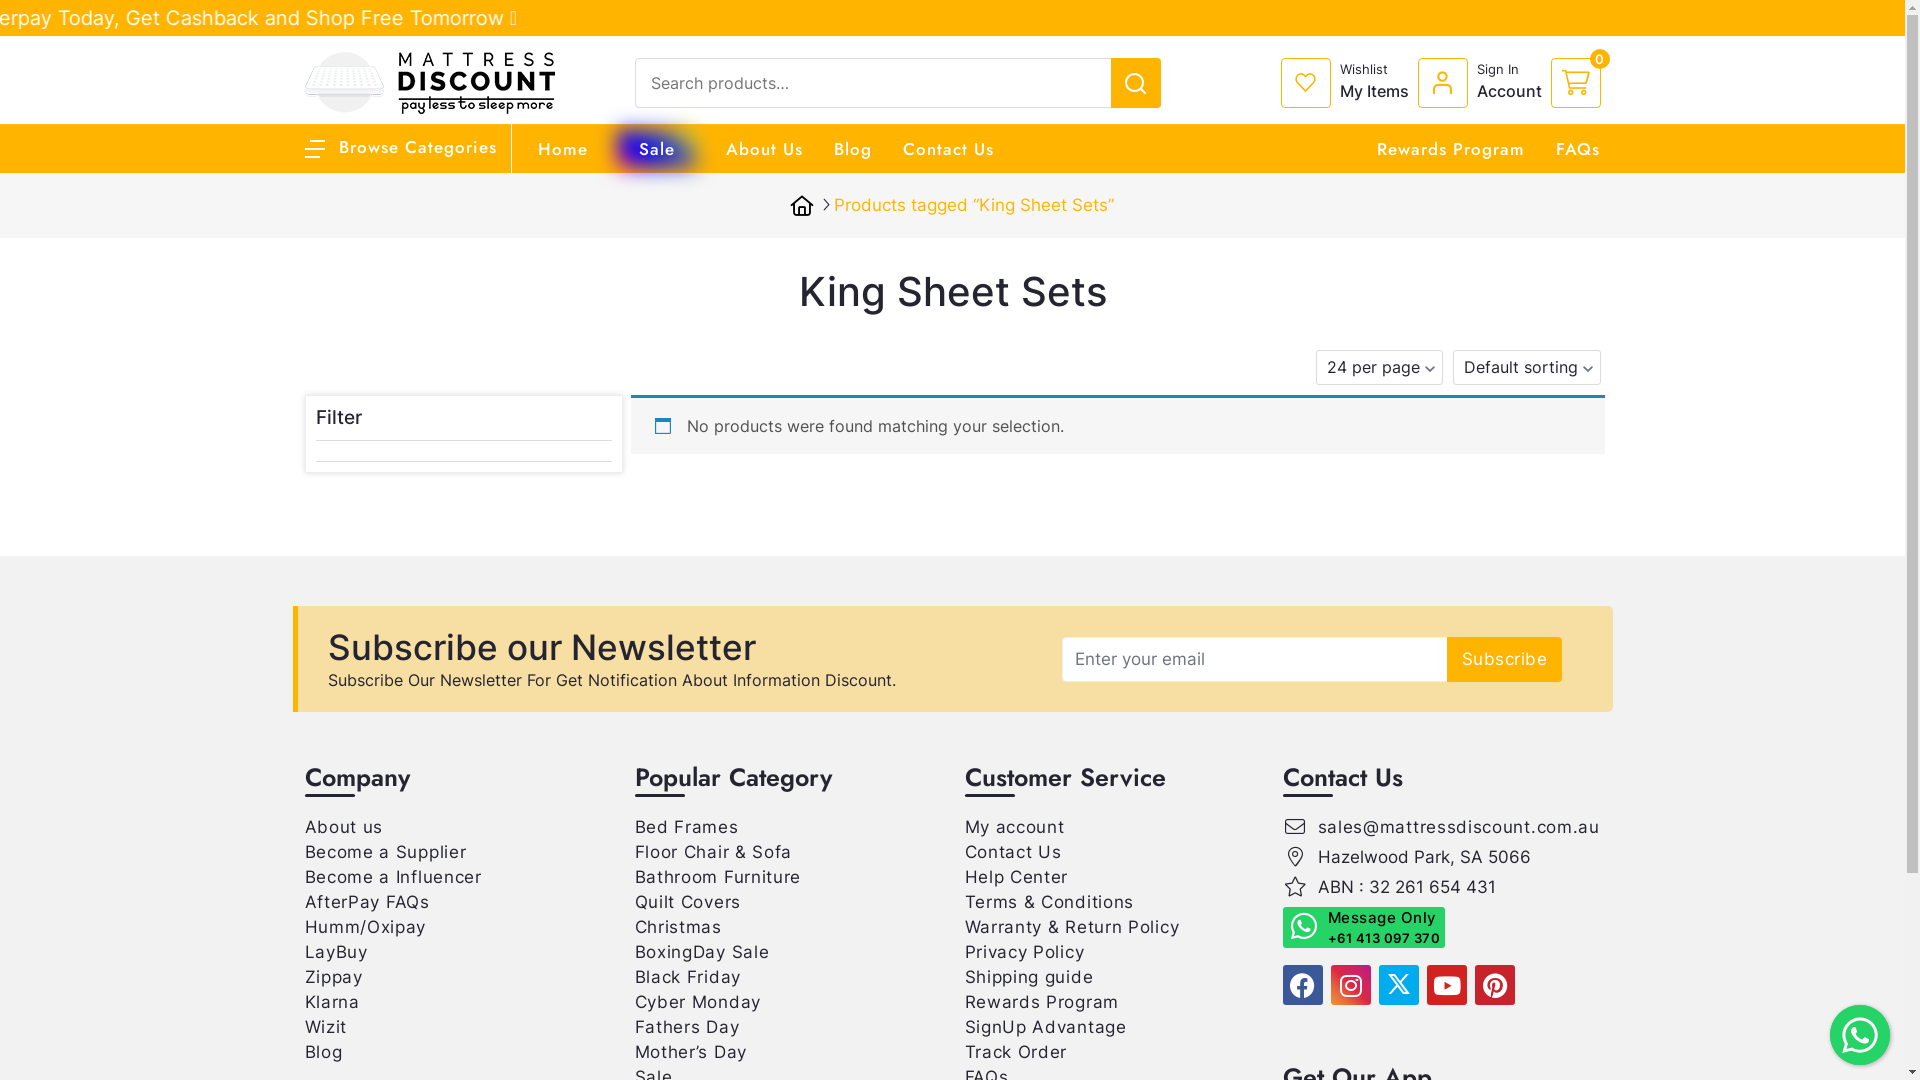 This screenshot has width=1920, height=1080. I want to click on 'Fathers Day', so click(686, 1026).